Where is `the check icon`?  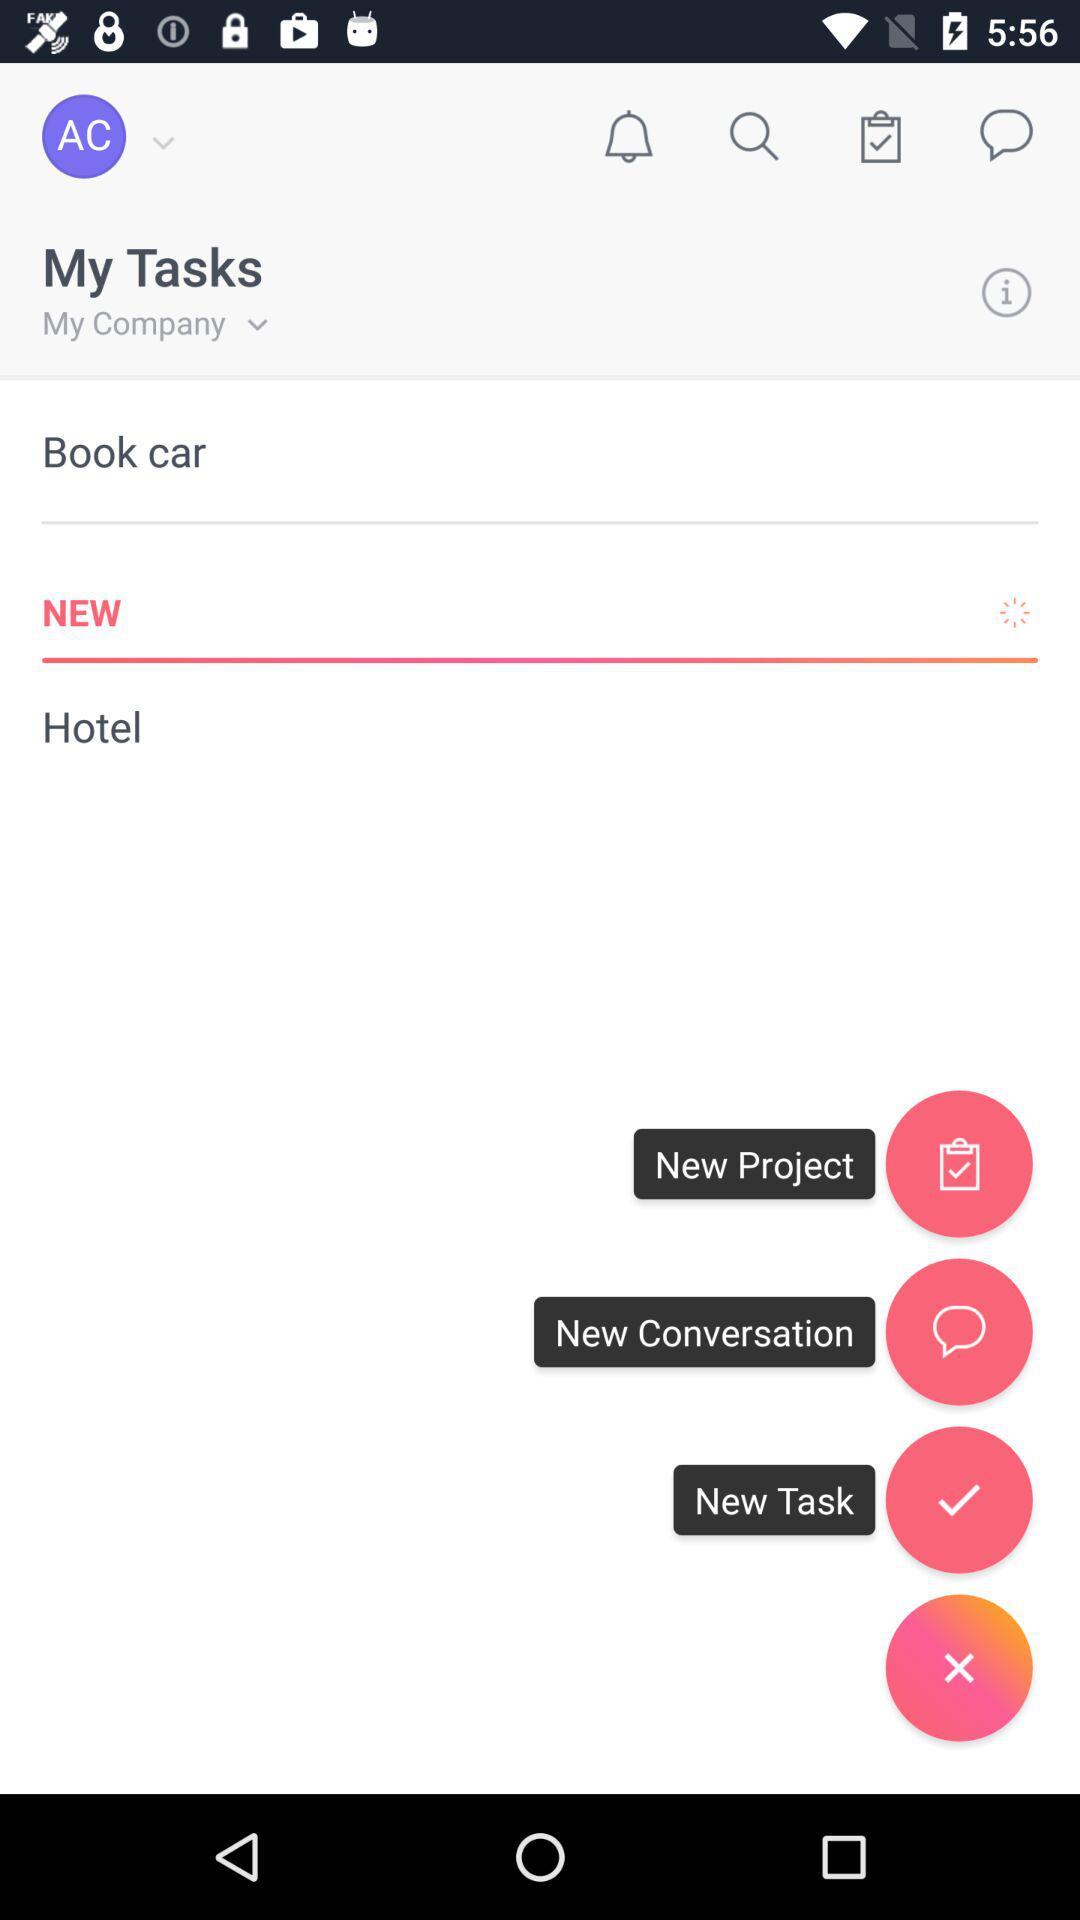
the check icon is located at coordinates (958, 1499).